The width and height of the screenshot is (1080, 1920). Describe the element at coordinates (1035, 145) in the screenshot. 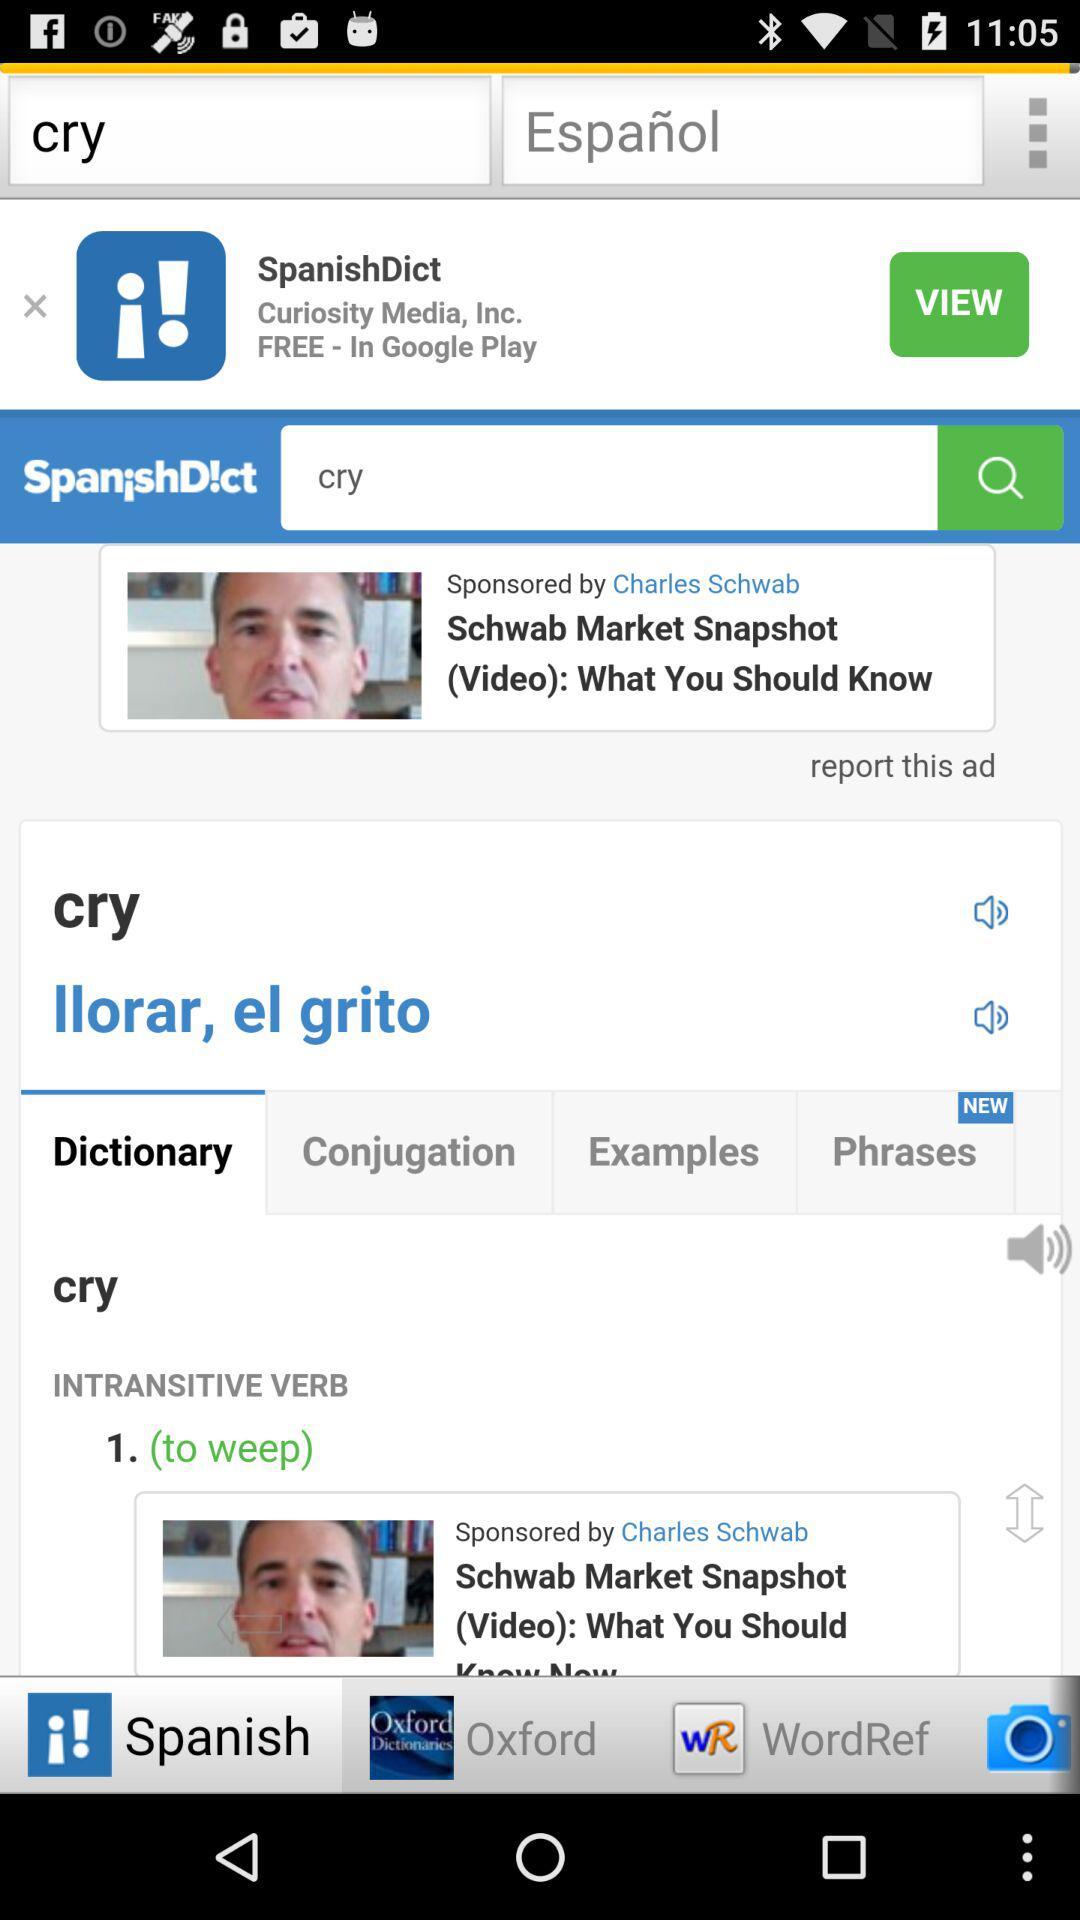

I see `the more icon` at that location.